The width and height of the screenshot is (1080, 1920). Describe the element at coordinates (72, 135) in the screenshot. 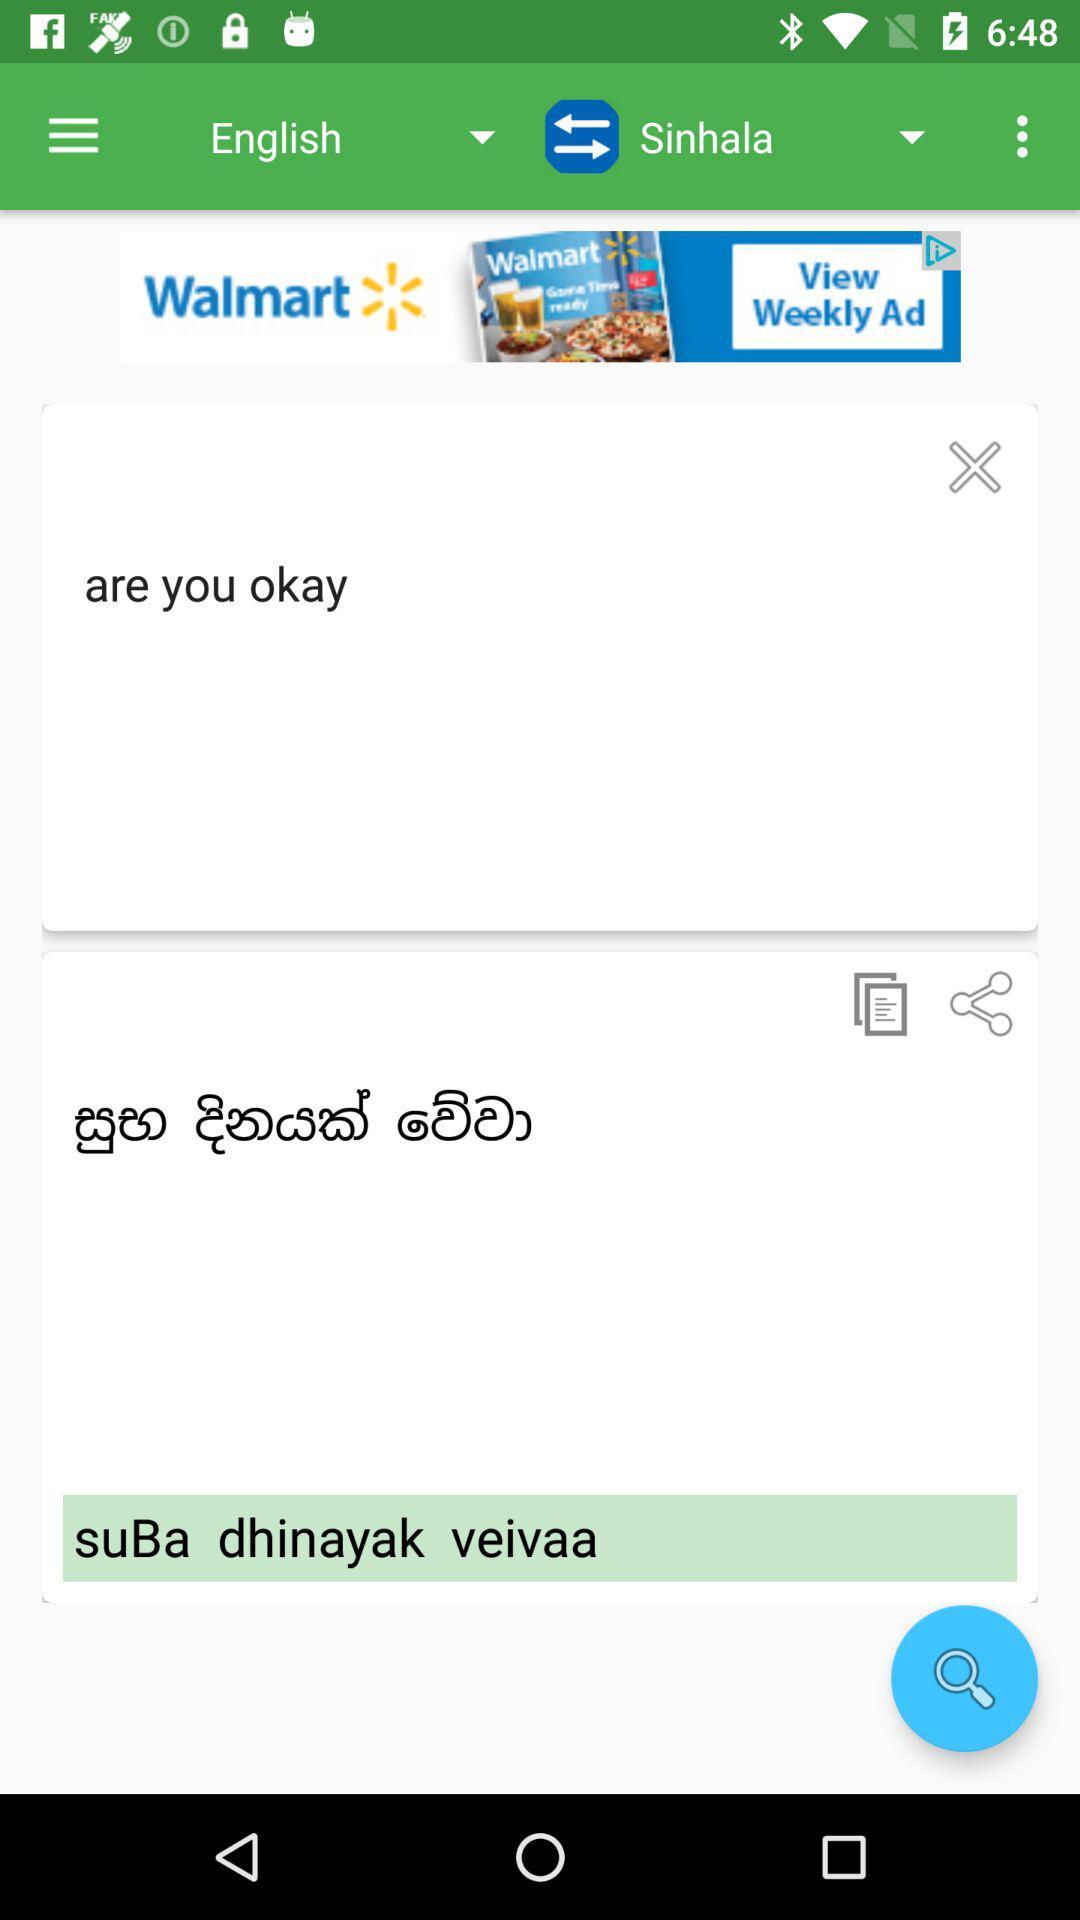

I see `the item to the left of english app` at that location.